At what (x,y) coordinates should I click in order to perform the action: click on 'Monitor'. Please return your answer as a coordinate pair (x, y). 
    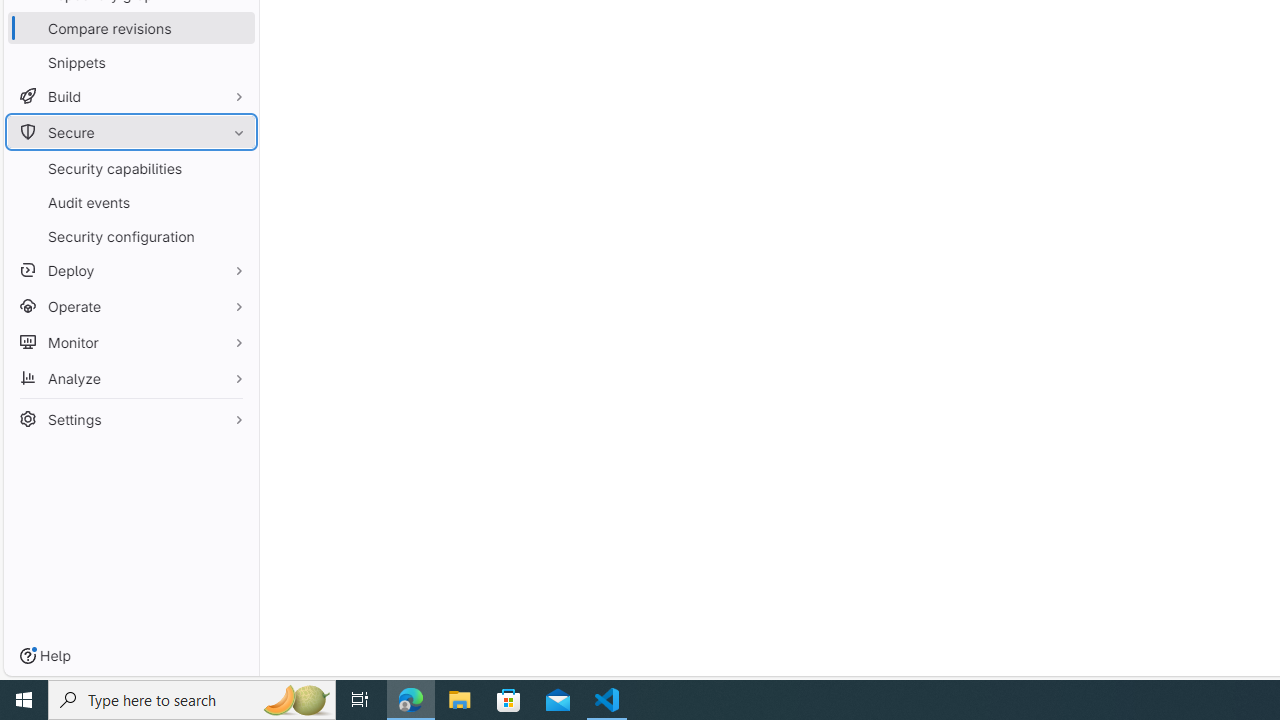
    Looking at the image, I should click on (130, 341).